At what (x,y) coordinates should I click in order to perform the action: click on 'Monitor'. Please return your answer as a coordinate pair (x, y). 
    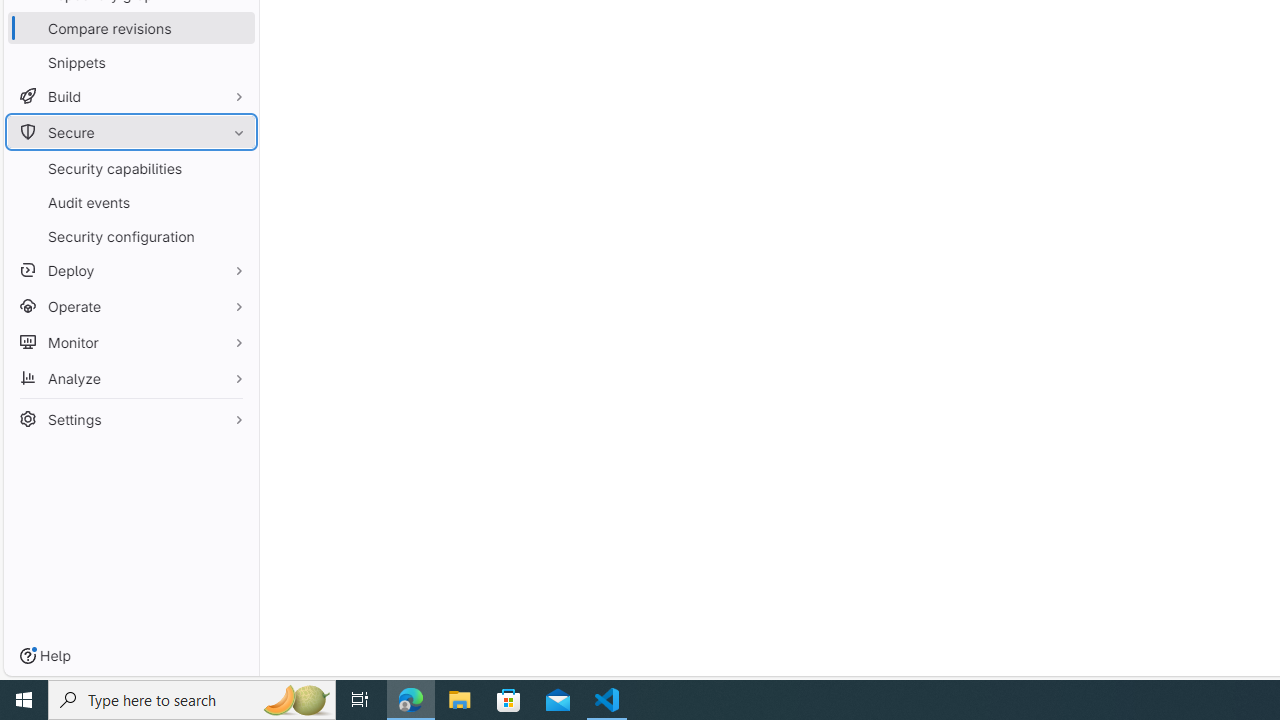
    Looking at the image, I should click on (130, 341).